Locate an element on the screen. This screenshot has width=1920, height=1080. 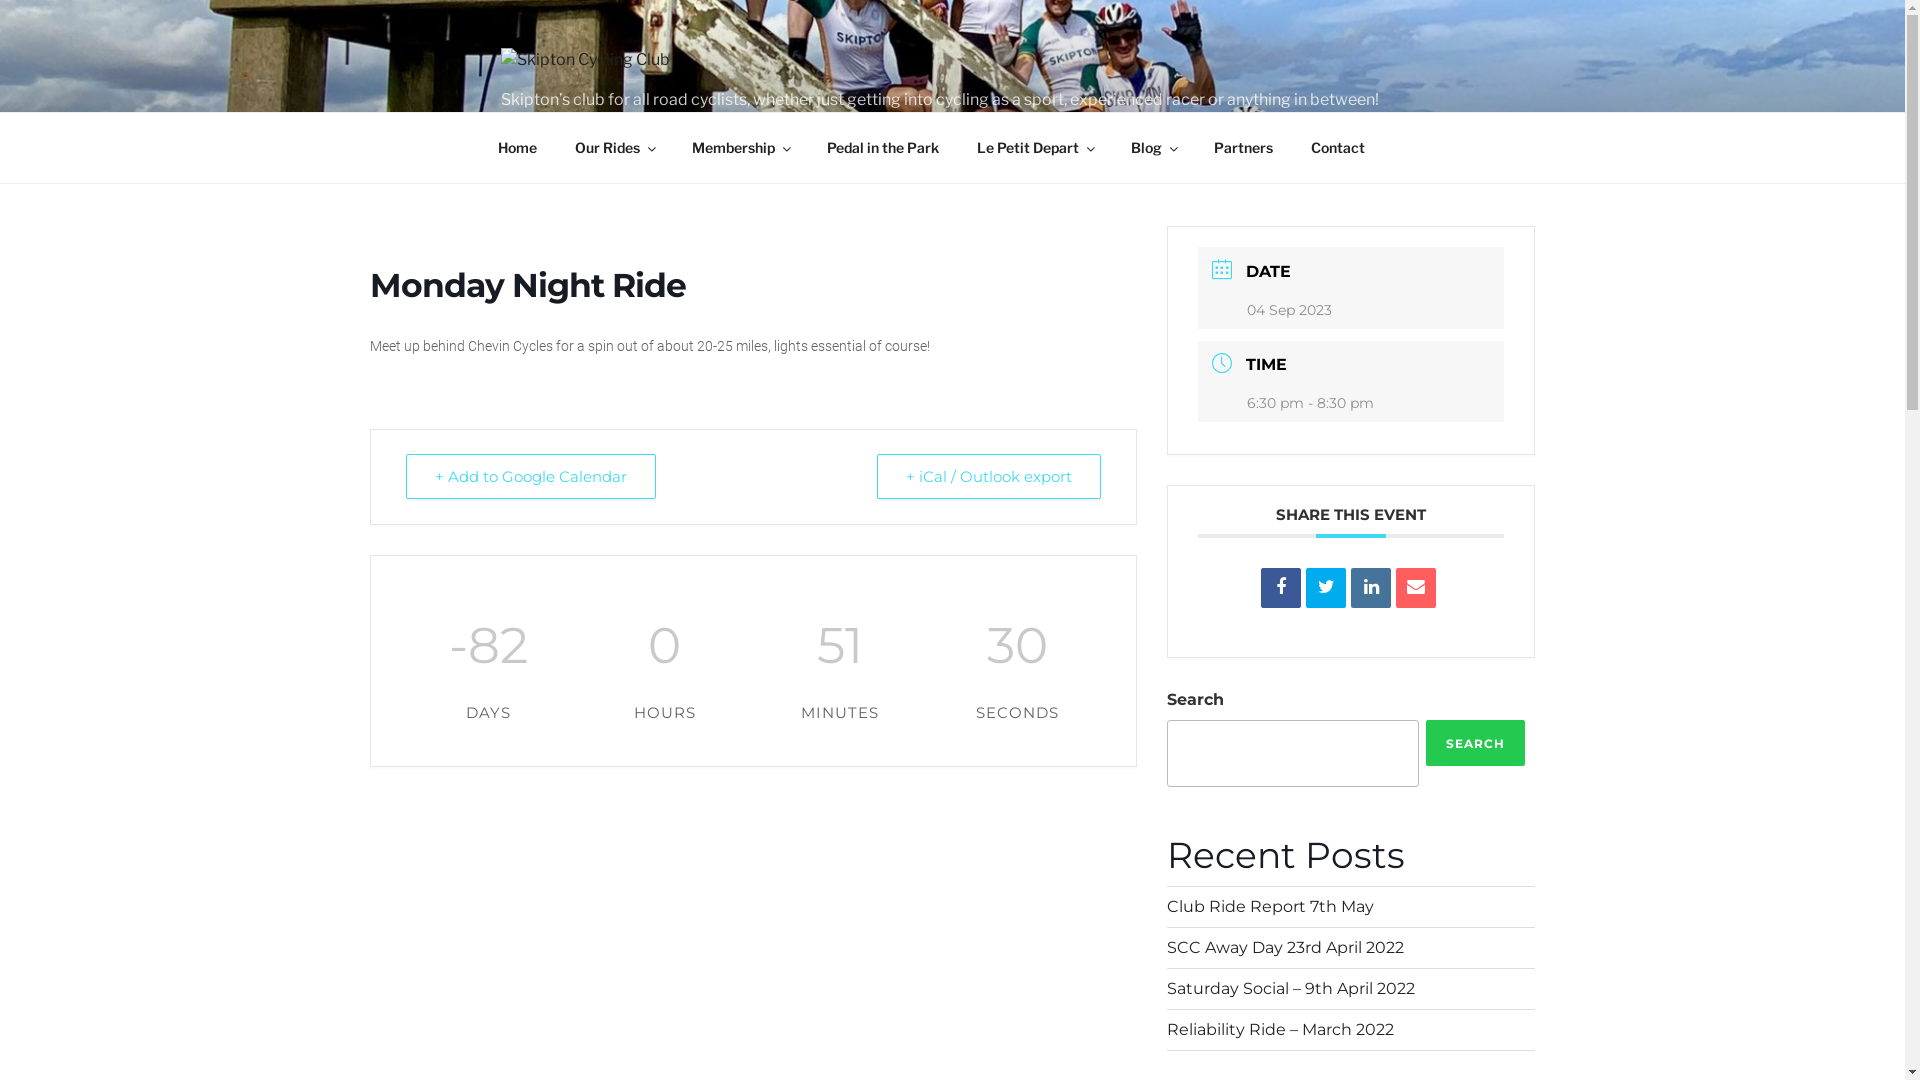
'Share on Facebook' is located at coordinates (1281, 586).